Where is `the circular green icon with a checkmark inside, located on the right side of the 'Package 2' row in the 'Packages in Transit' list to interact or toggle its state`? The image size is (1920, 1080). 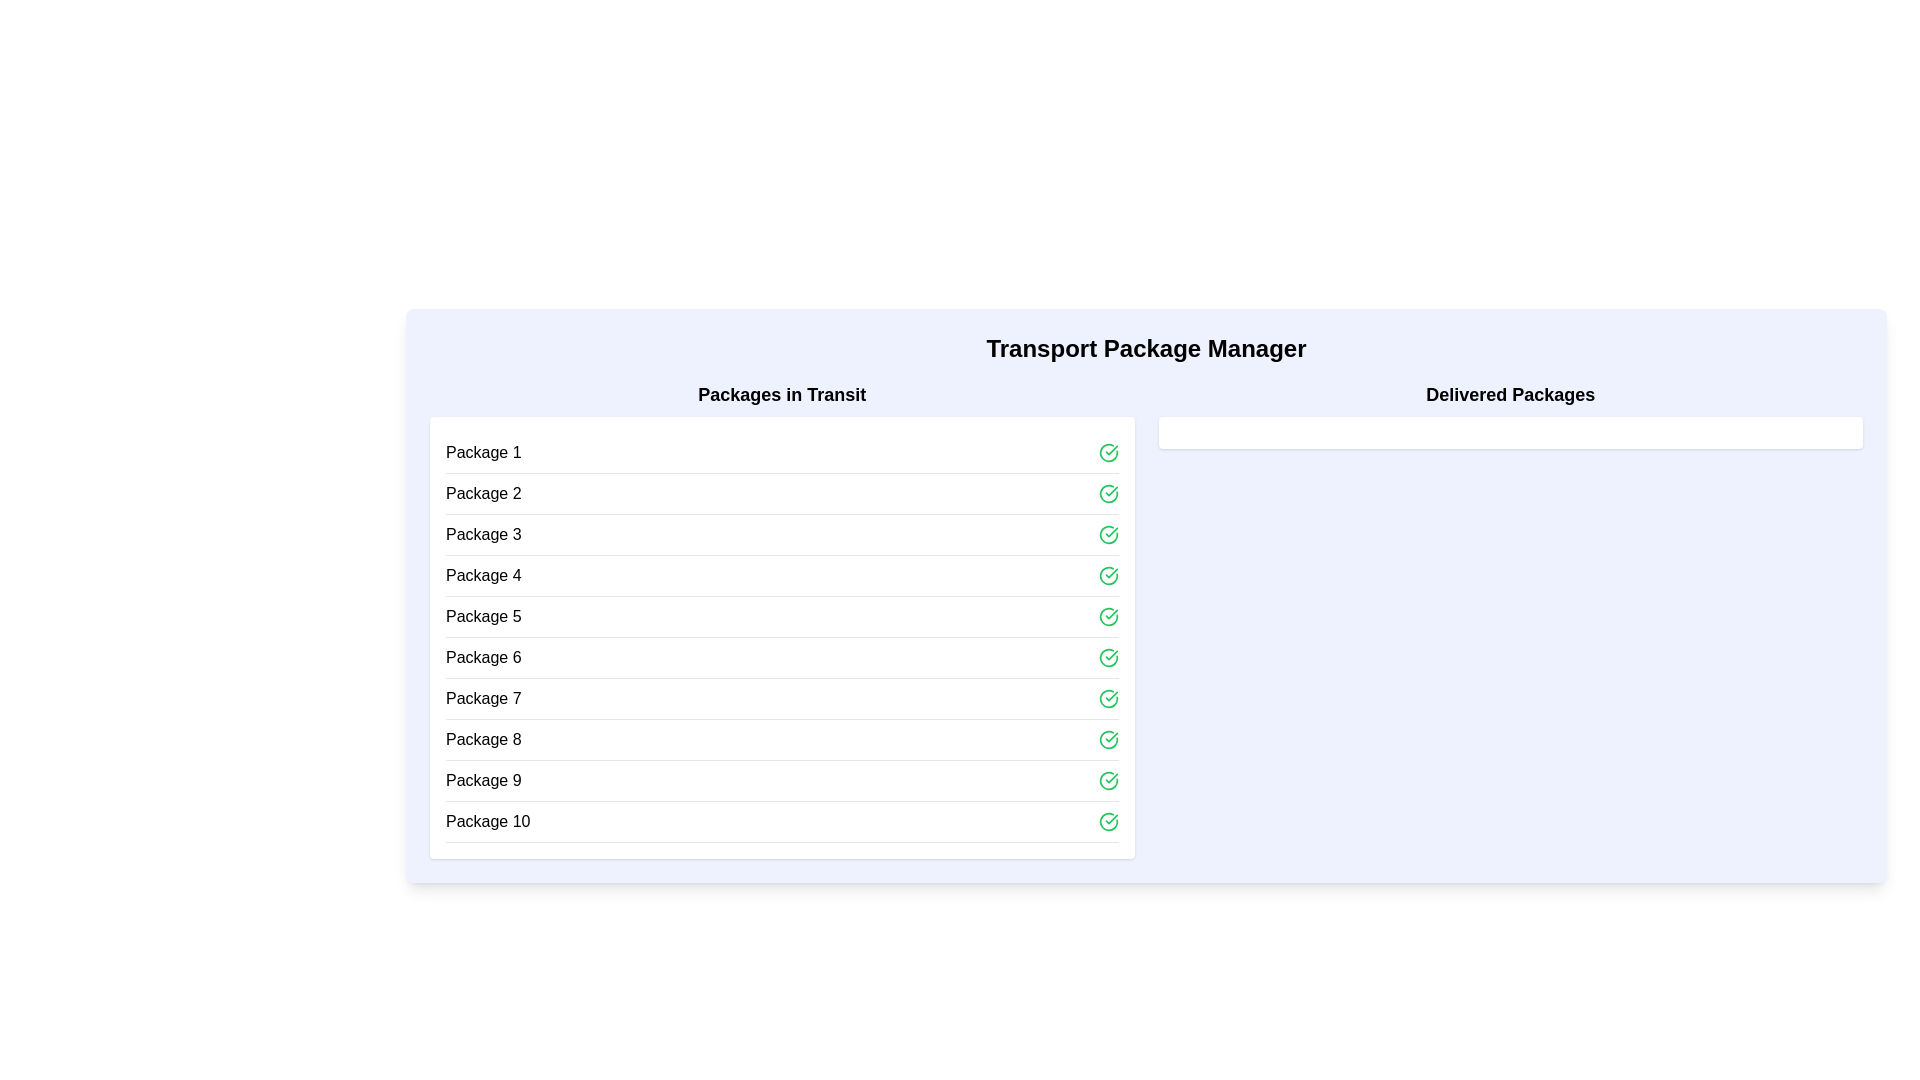 the circular green icon with a checkmark inside, located on the right side of the 'Package 2' row in the 'Packages in Transit' list to interact or toggle its state is located at coordinates (1107, 493).